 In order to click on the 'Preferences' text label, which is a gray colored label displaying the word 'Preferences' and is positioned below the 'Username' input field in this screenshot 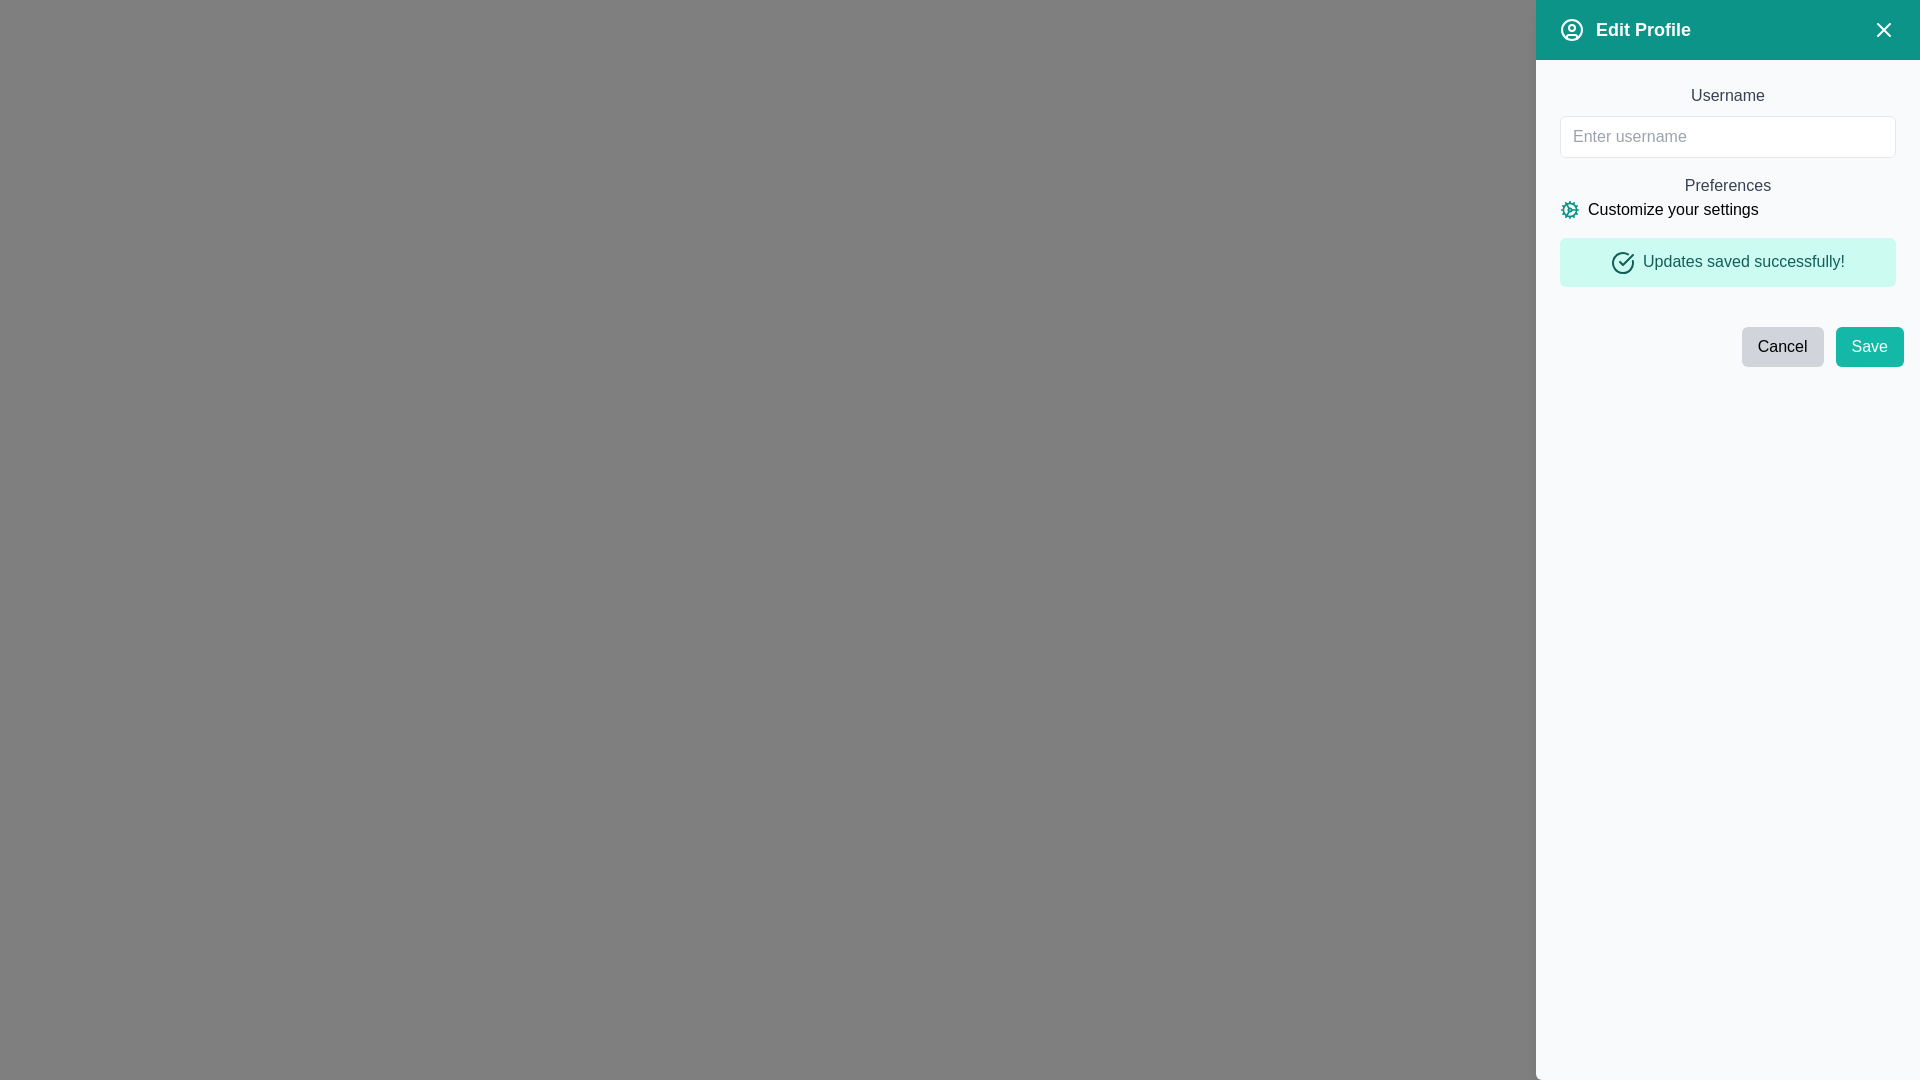, I will do `click(1727, 185)`.